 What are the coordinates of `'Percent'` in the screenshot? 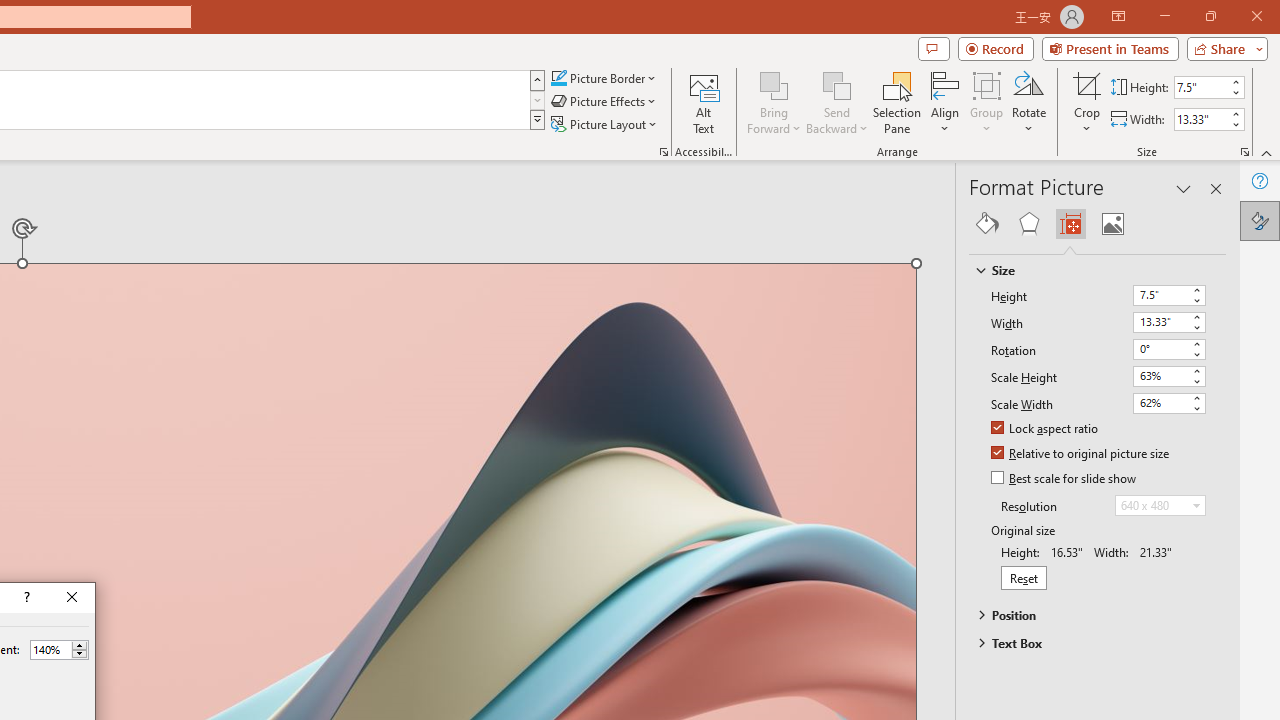 It's located at (50, 649).